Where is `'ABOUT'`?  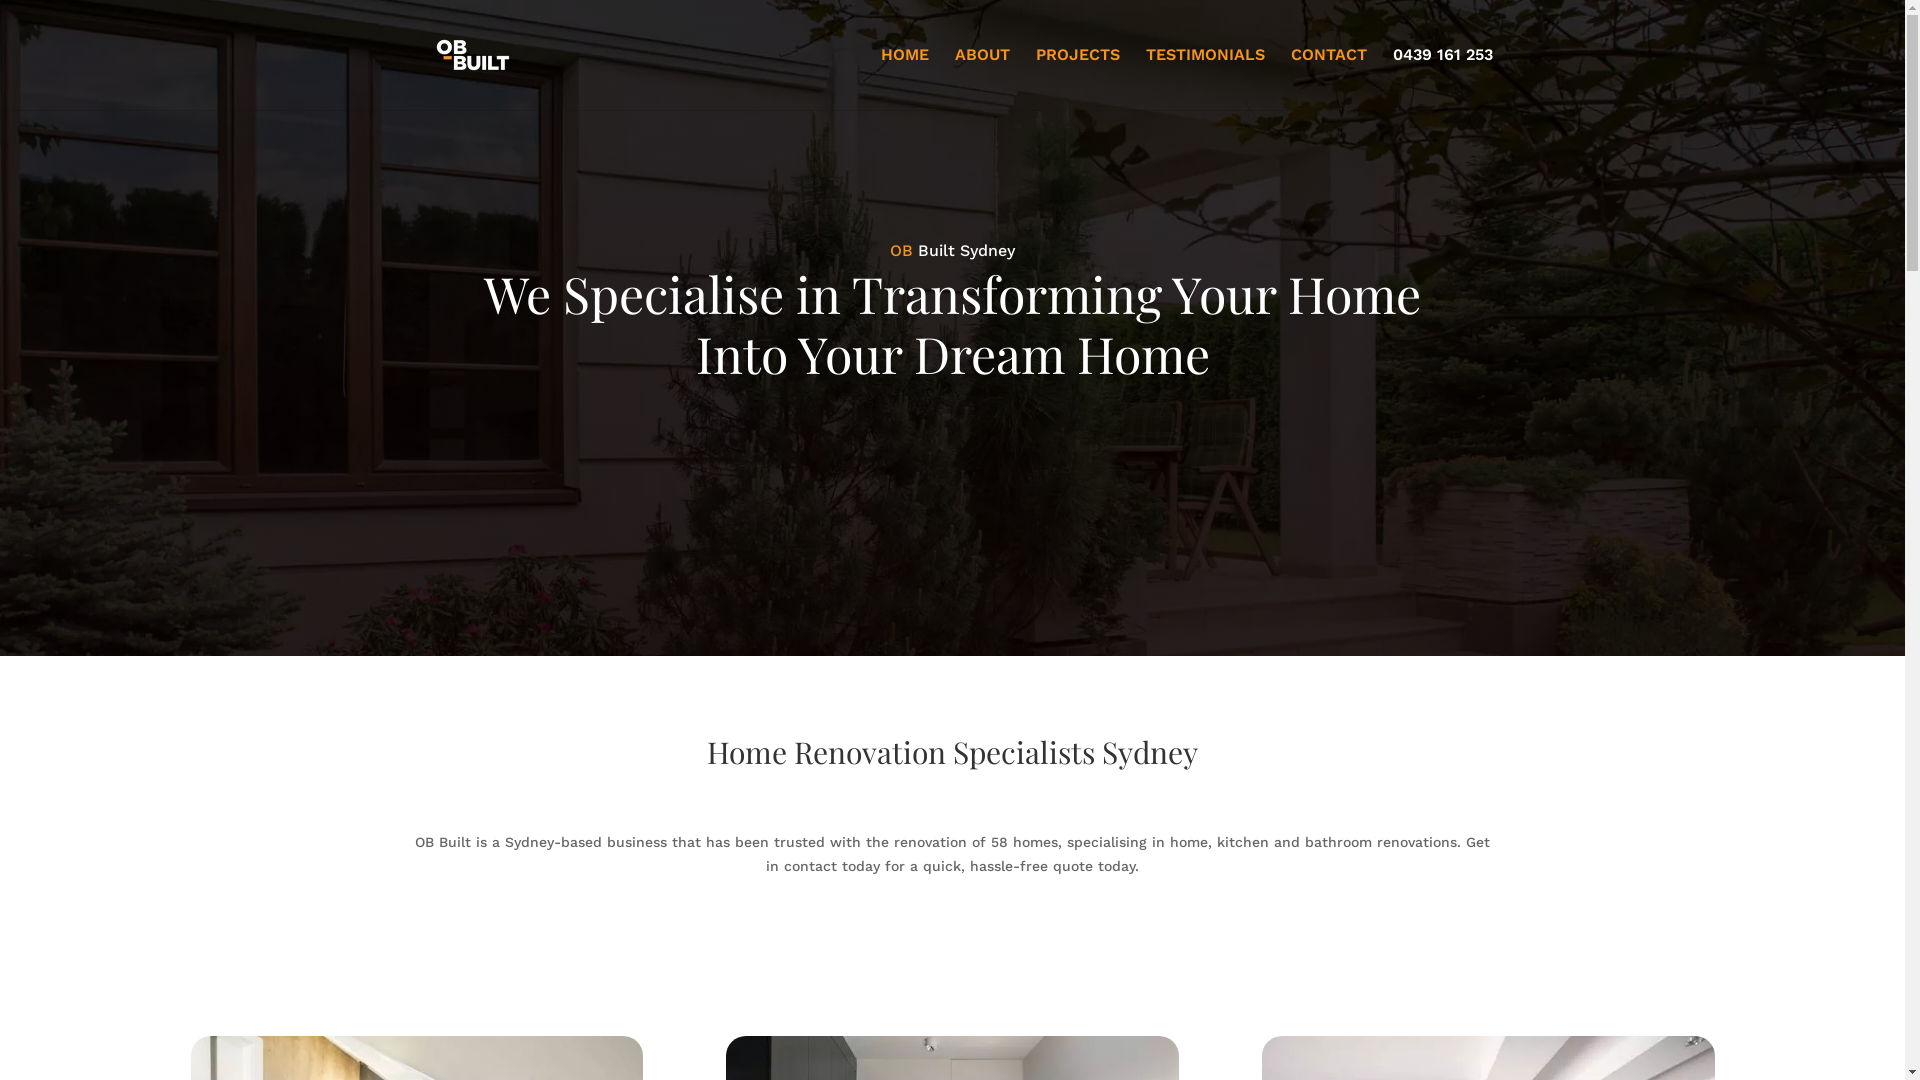
'ABOUT' is located at coordinates (981, 77).